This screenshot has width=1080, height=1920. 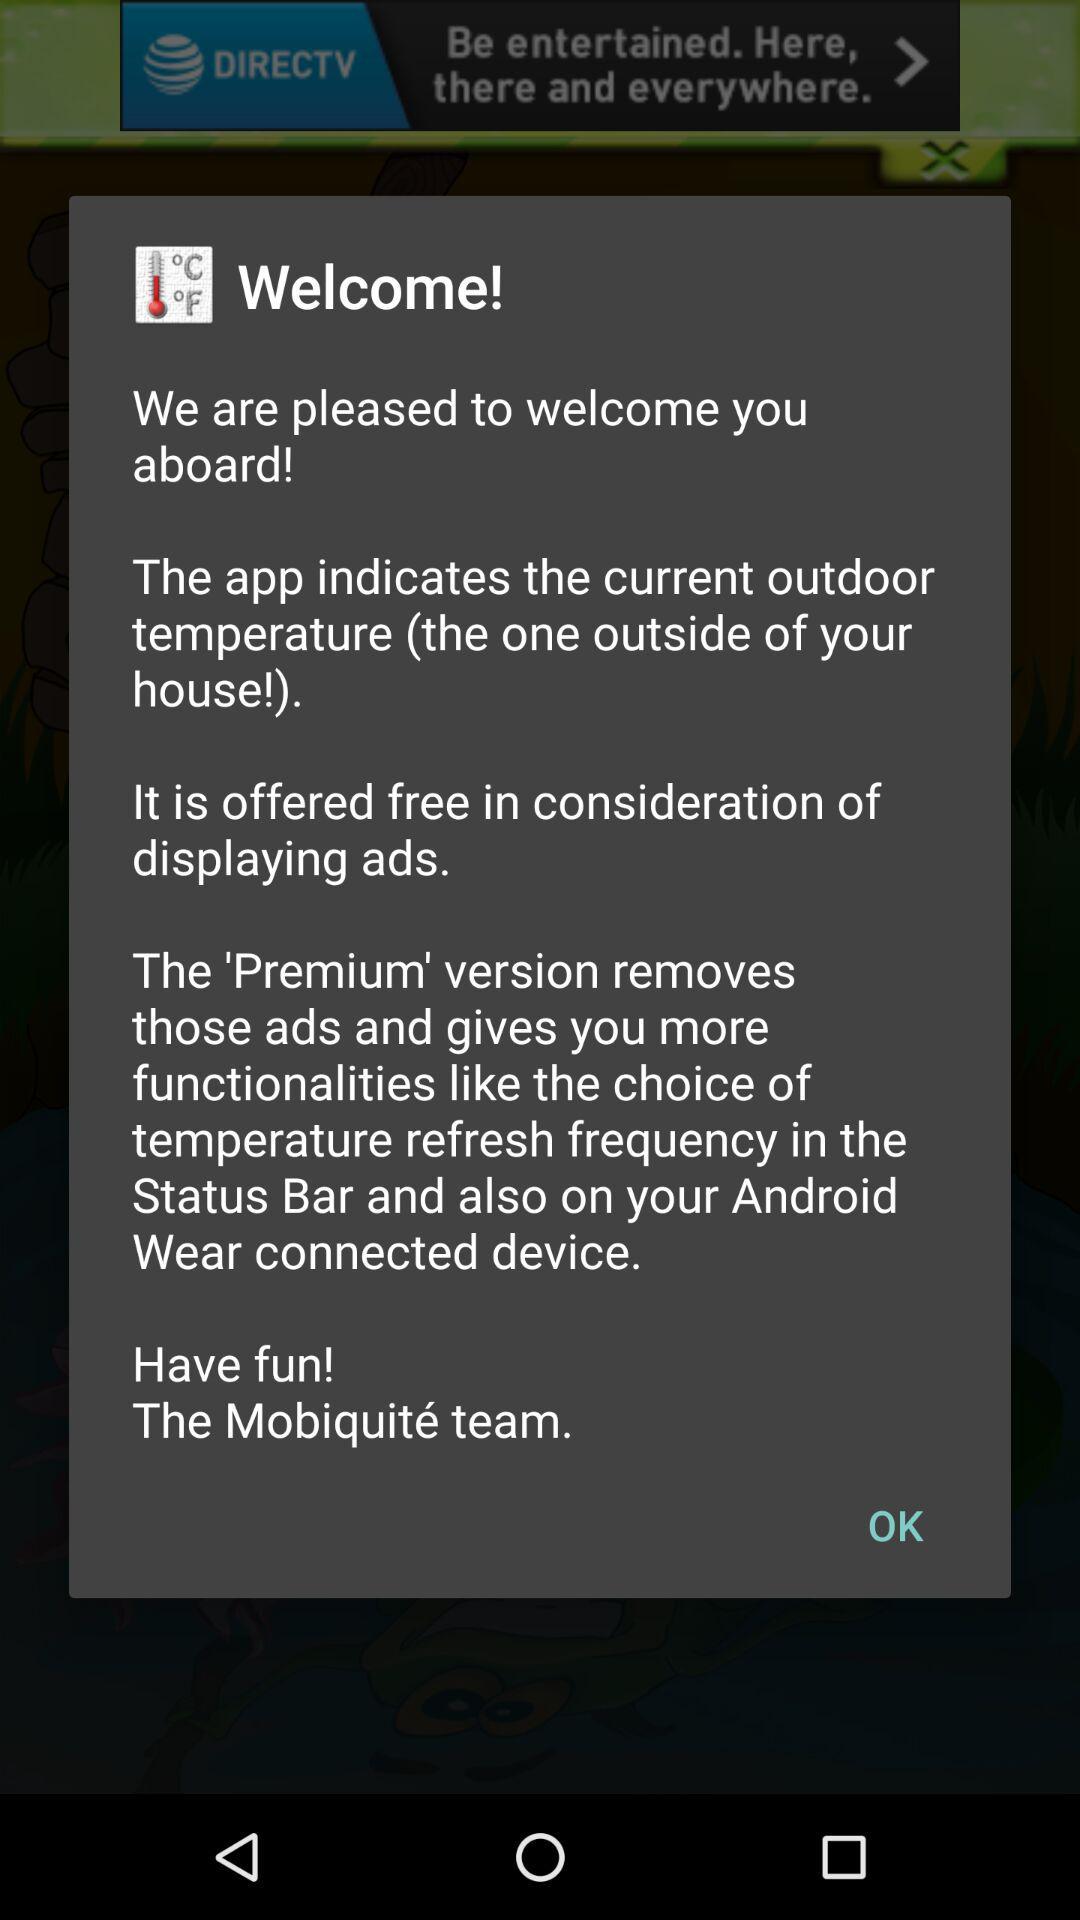 What do you see at coordinates (894, 1523) in the screenshot?
I see `ok icon` at bounding box center [894, 1523].